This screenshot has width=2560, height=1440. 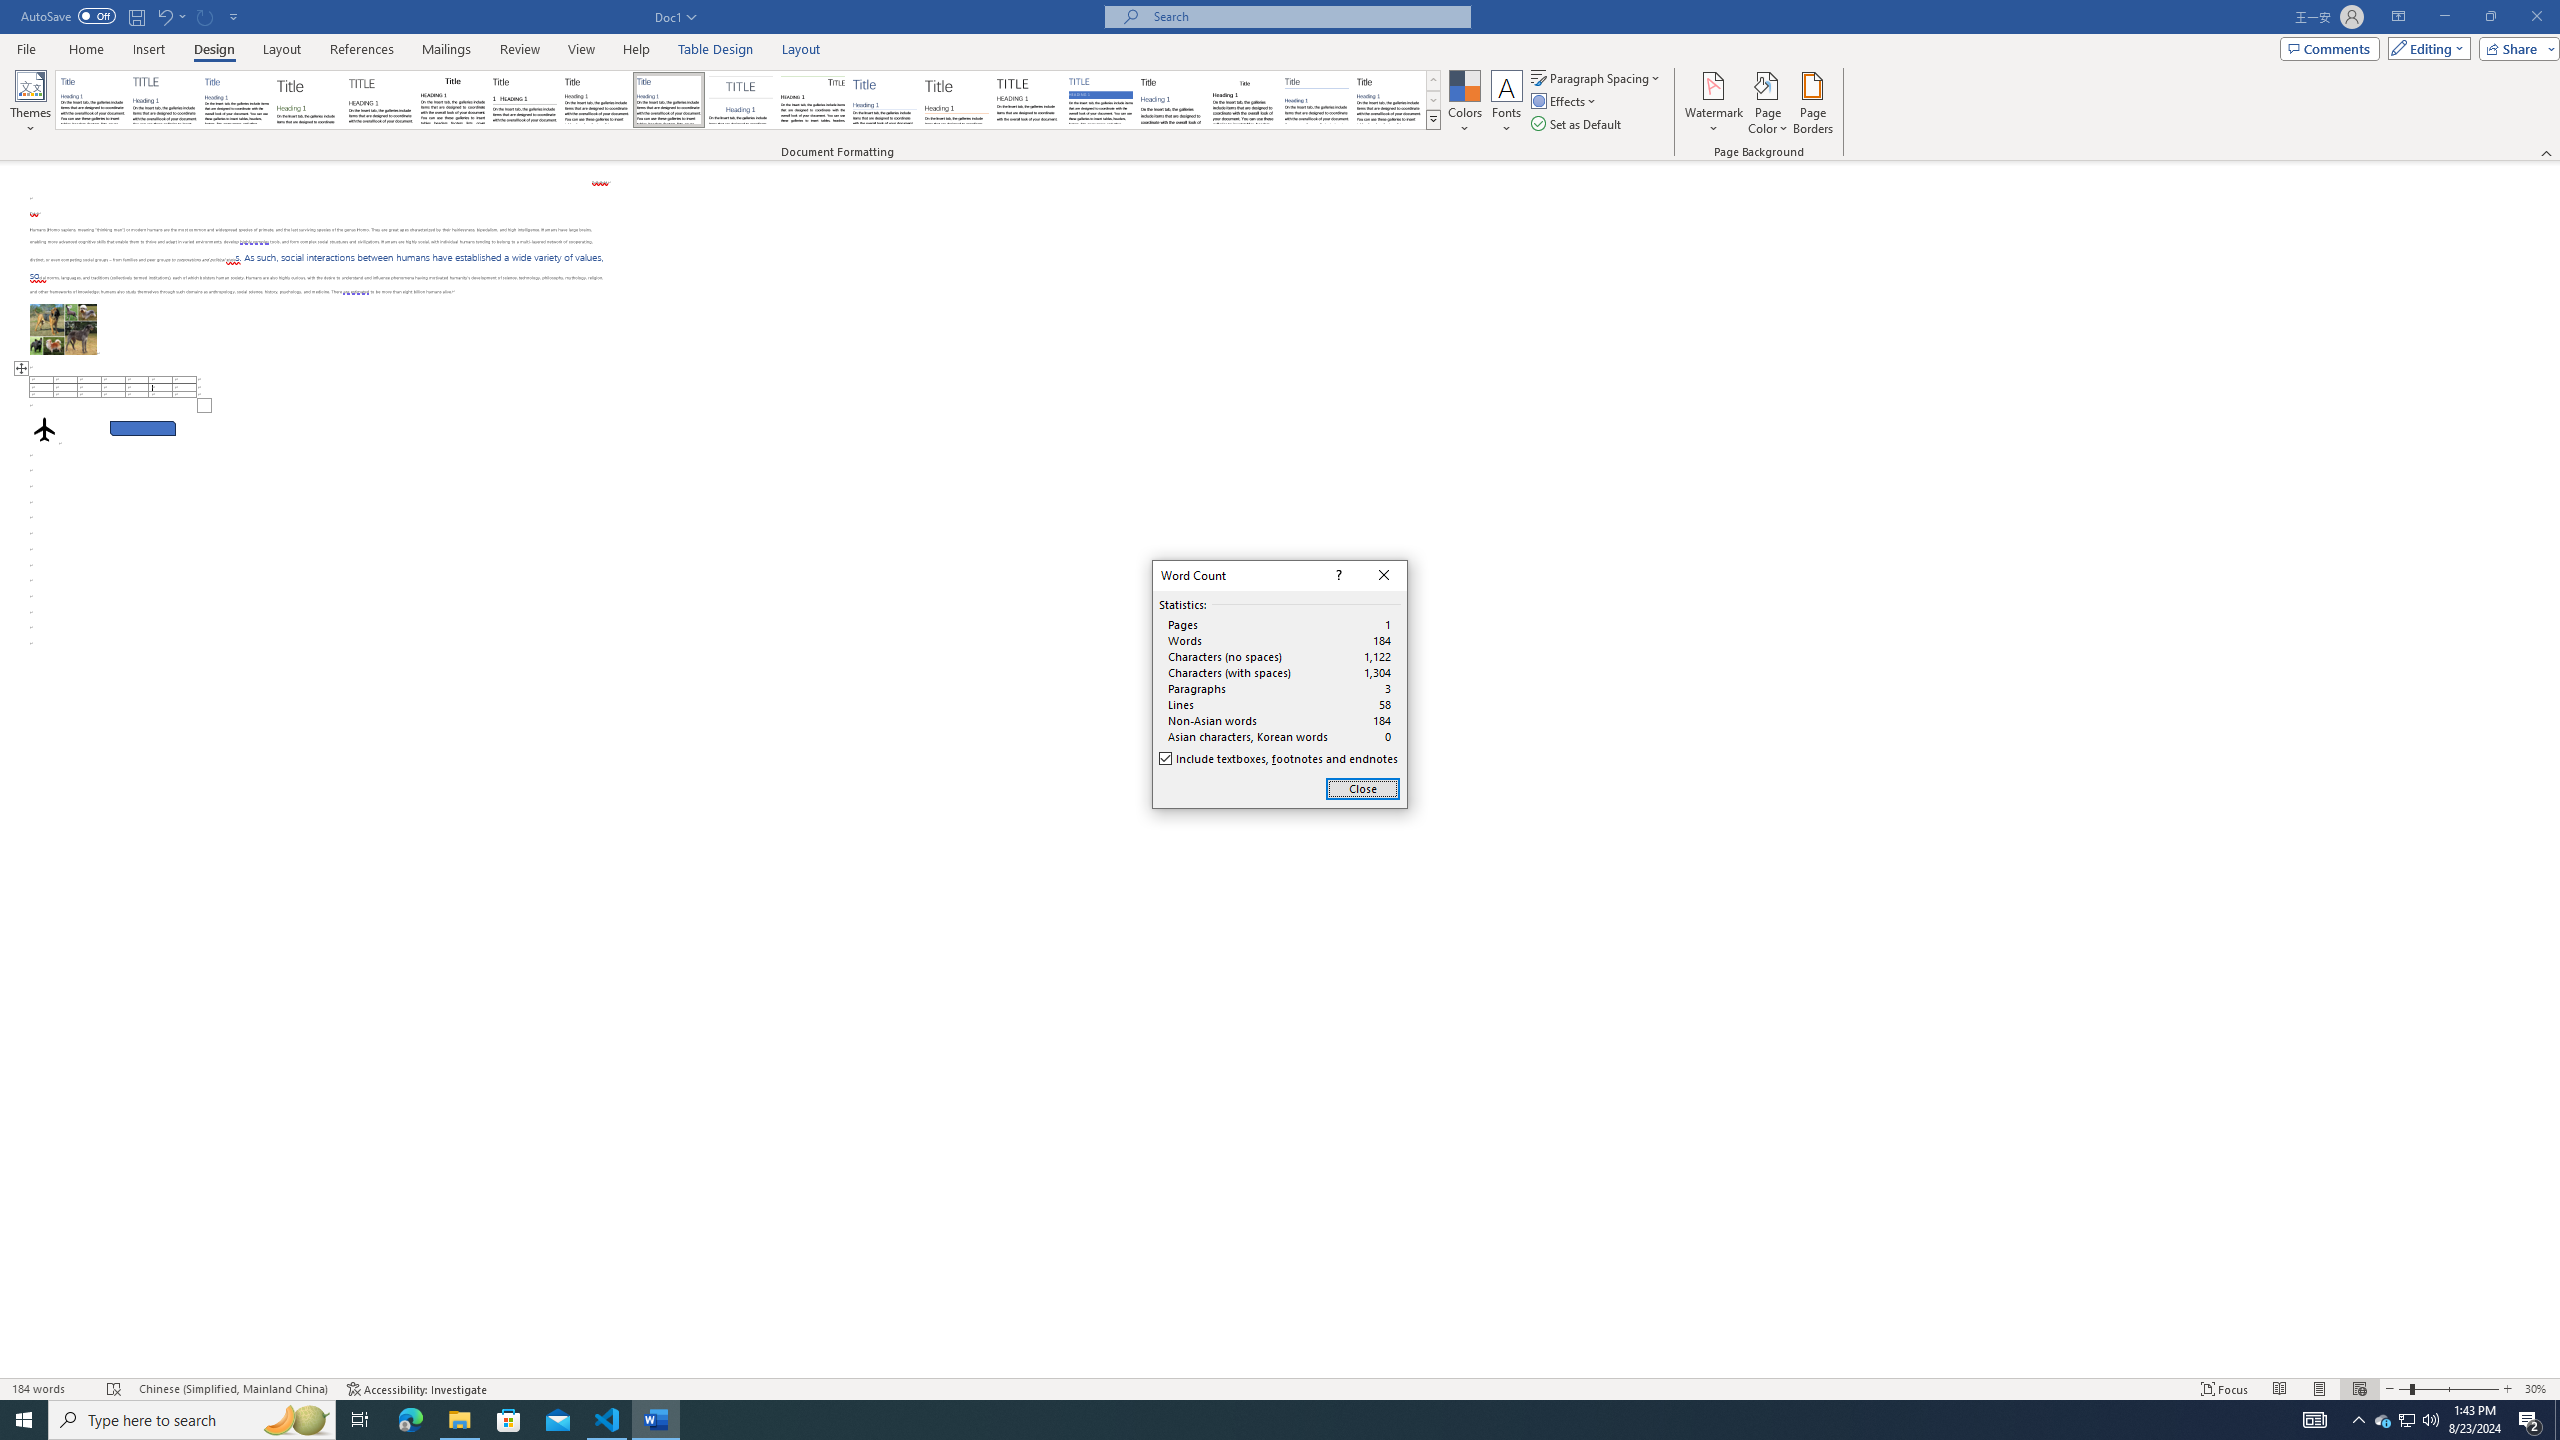 What do you see at coordinates (1280, 758) in the screenshot?
I see `'Include textboxes, footnotes and endnotes'` at bounding box center [1280, 758].